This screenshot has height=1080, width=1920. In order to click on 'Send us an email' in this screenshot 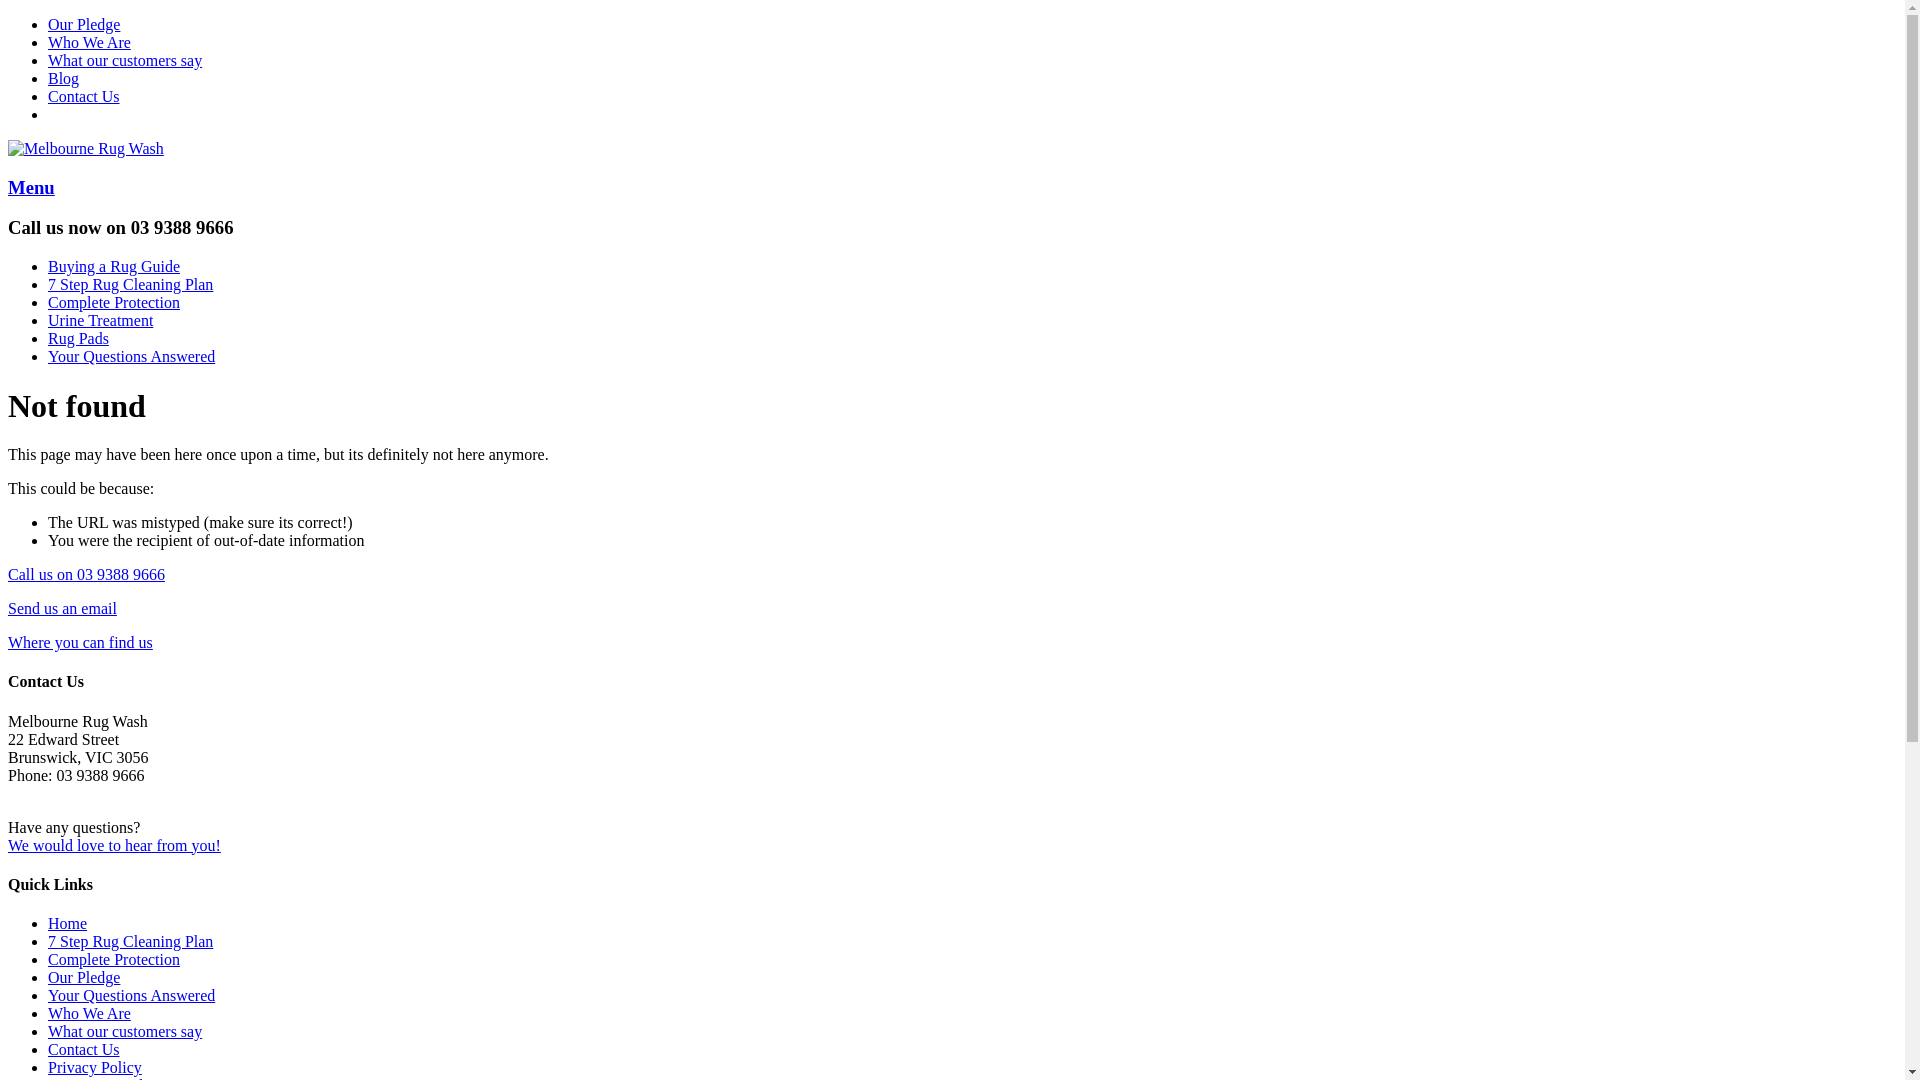, I will do `click(62, 607)`.